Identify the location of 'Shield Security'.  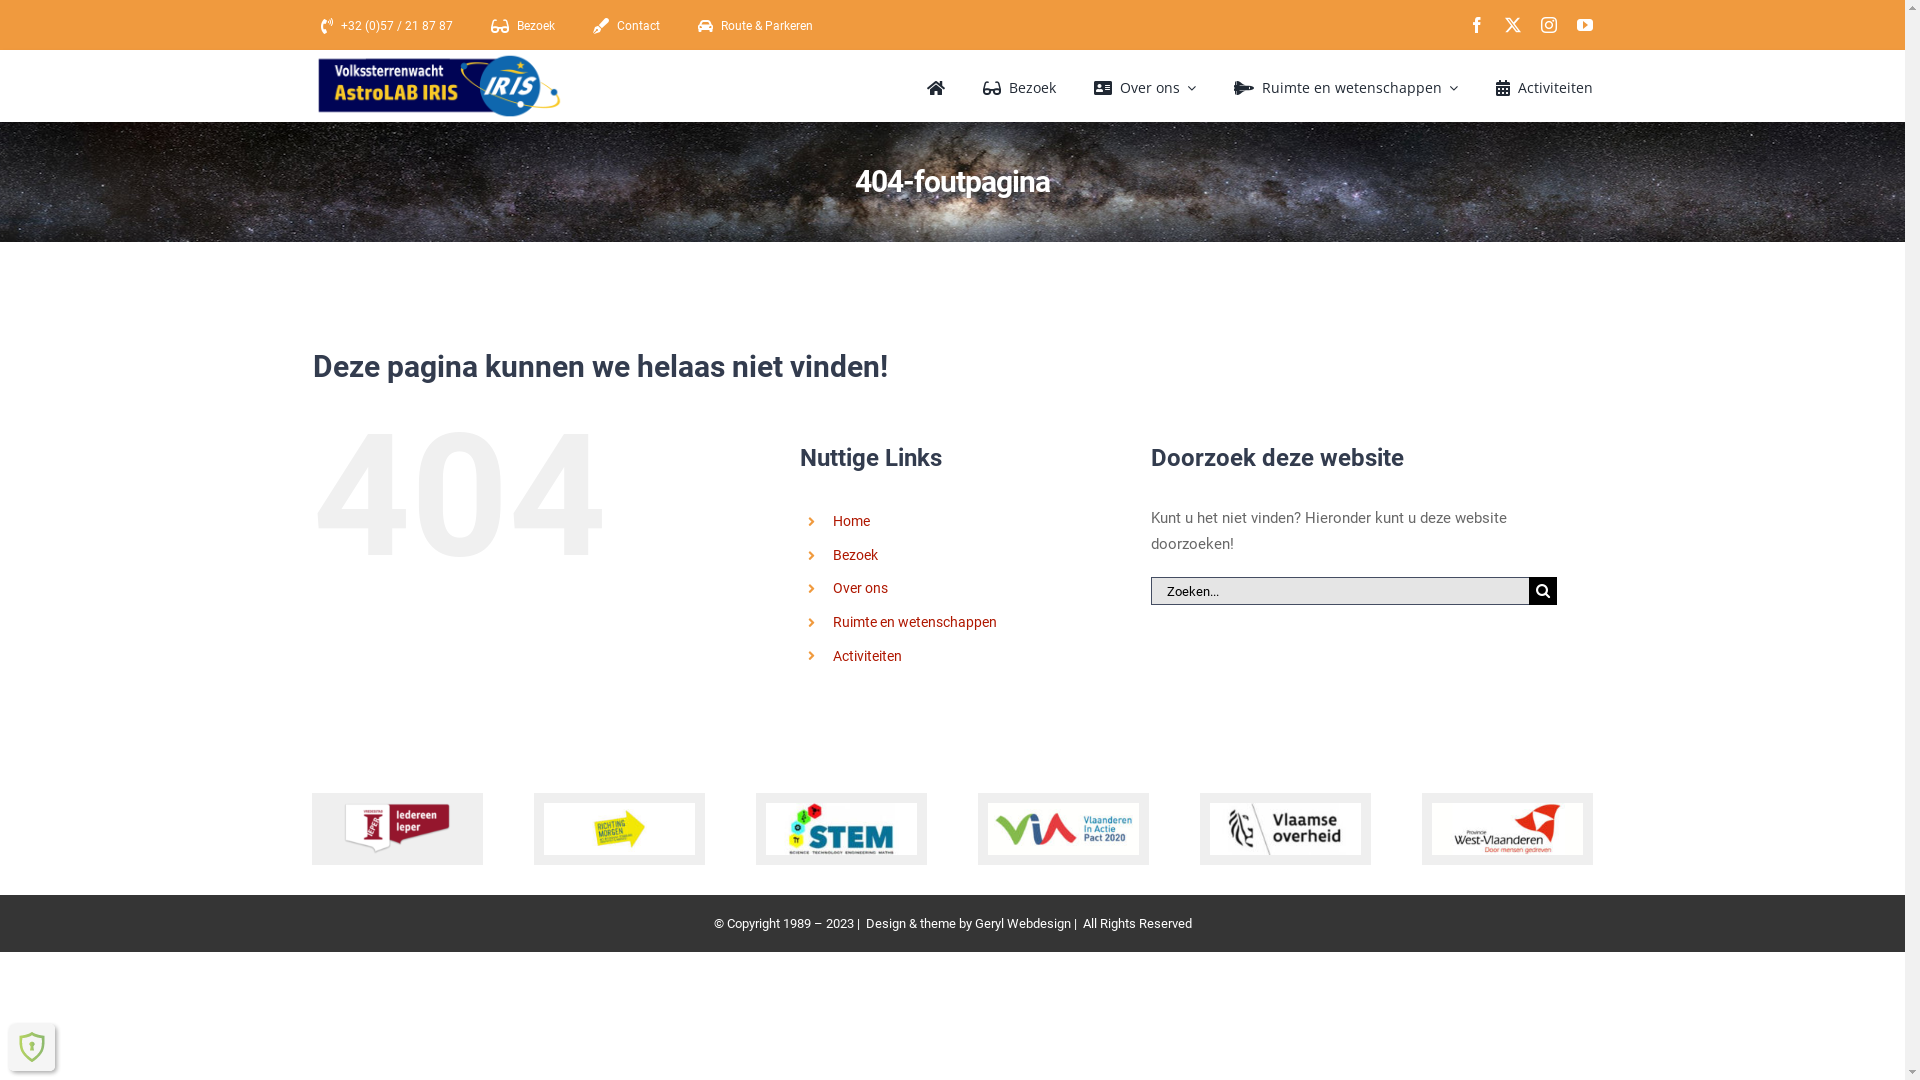
(32, 1045).